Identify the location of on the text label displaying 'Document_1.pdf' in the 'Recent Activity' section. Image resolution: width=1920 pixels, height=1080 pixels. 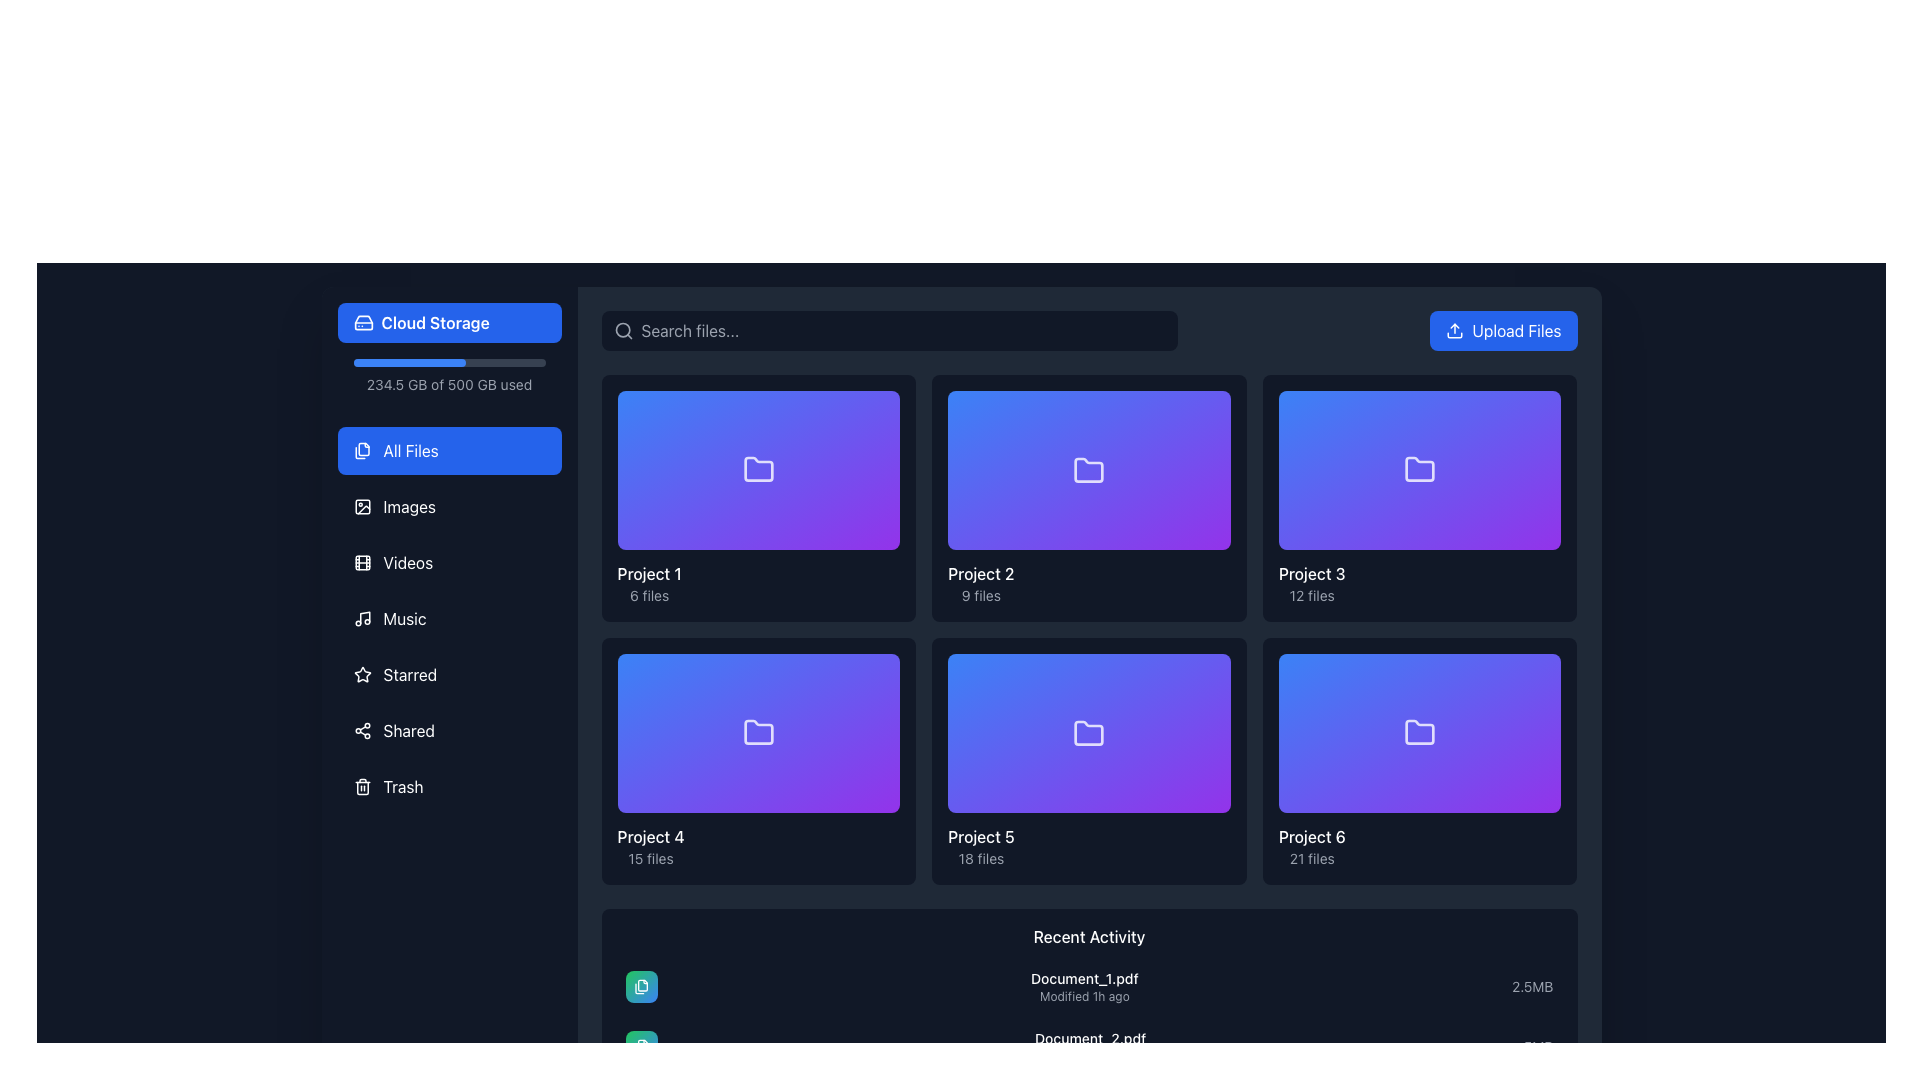
(1083, 978).